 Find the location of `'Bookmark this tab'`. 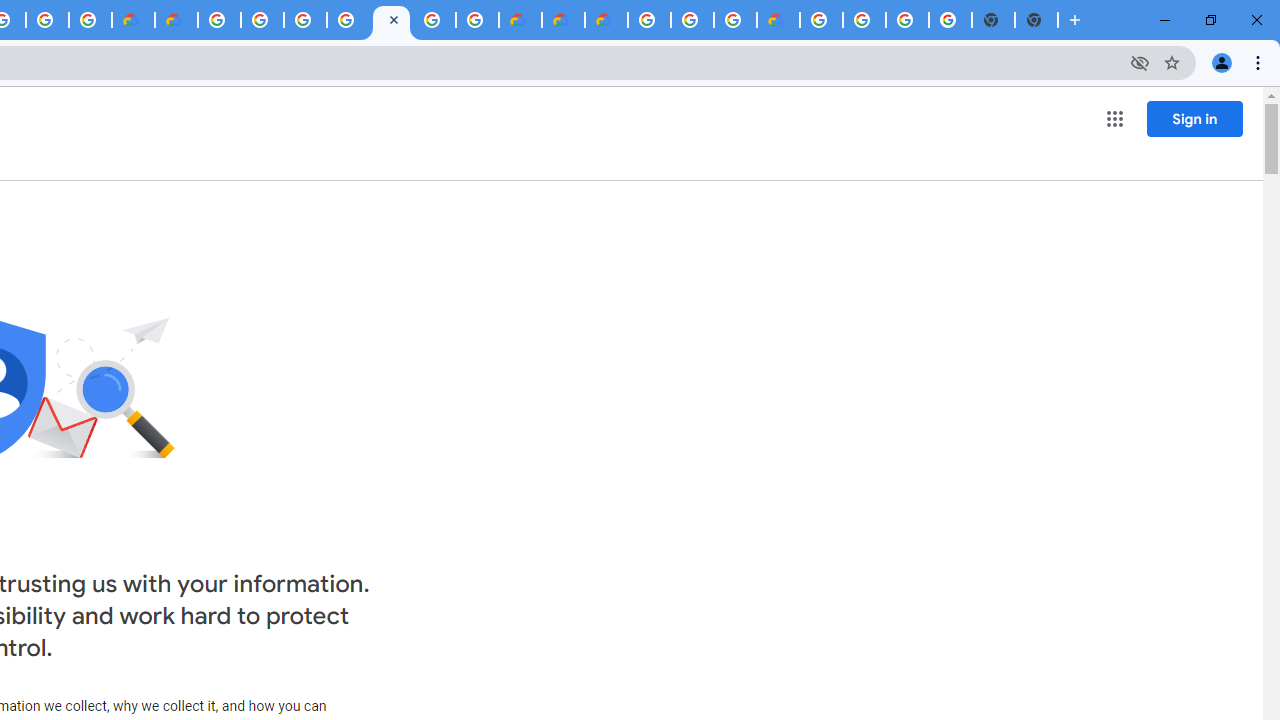

'Bookmark this tab' is located at coordinates (1171, 61).